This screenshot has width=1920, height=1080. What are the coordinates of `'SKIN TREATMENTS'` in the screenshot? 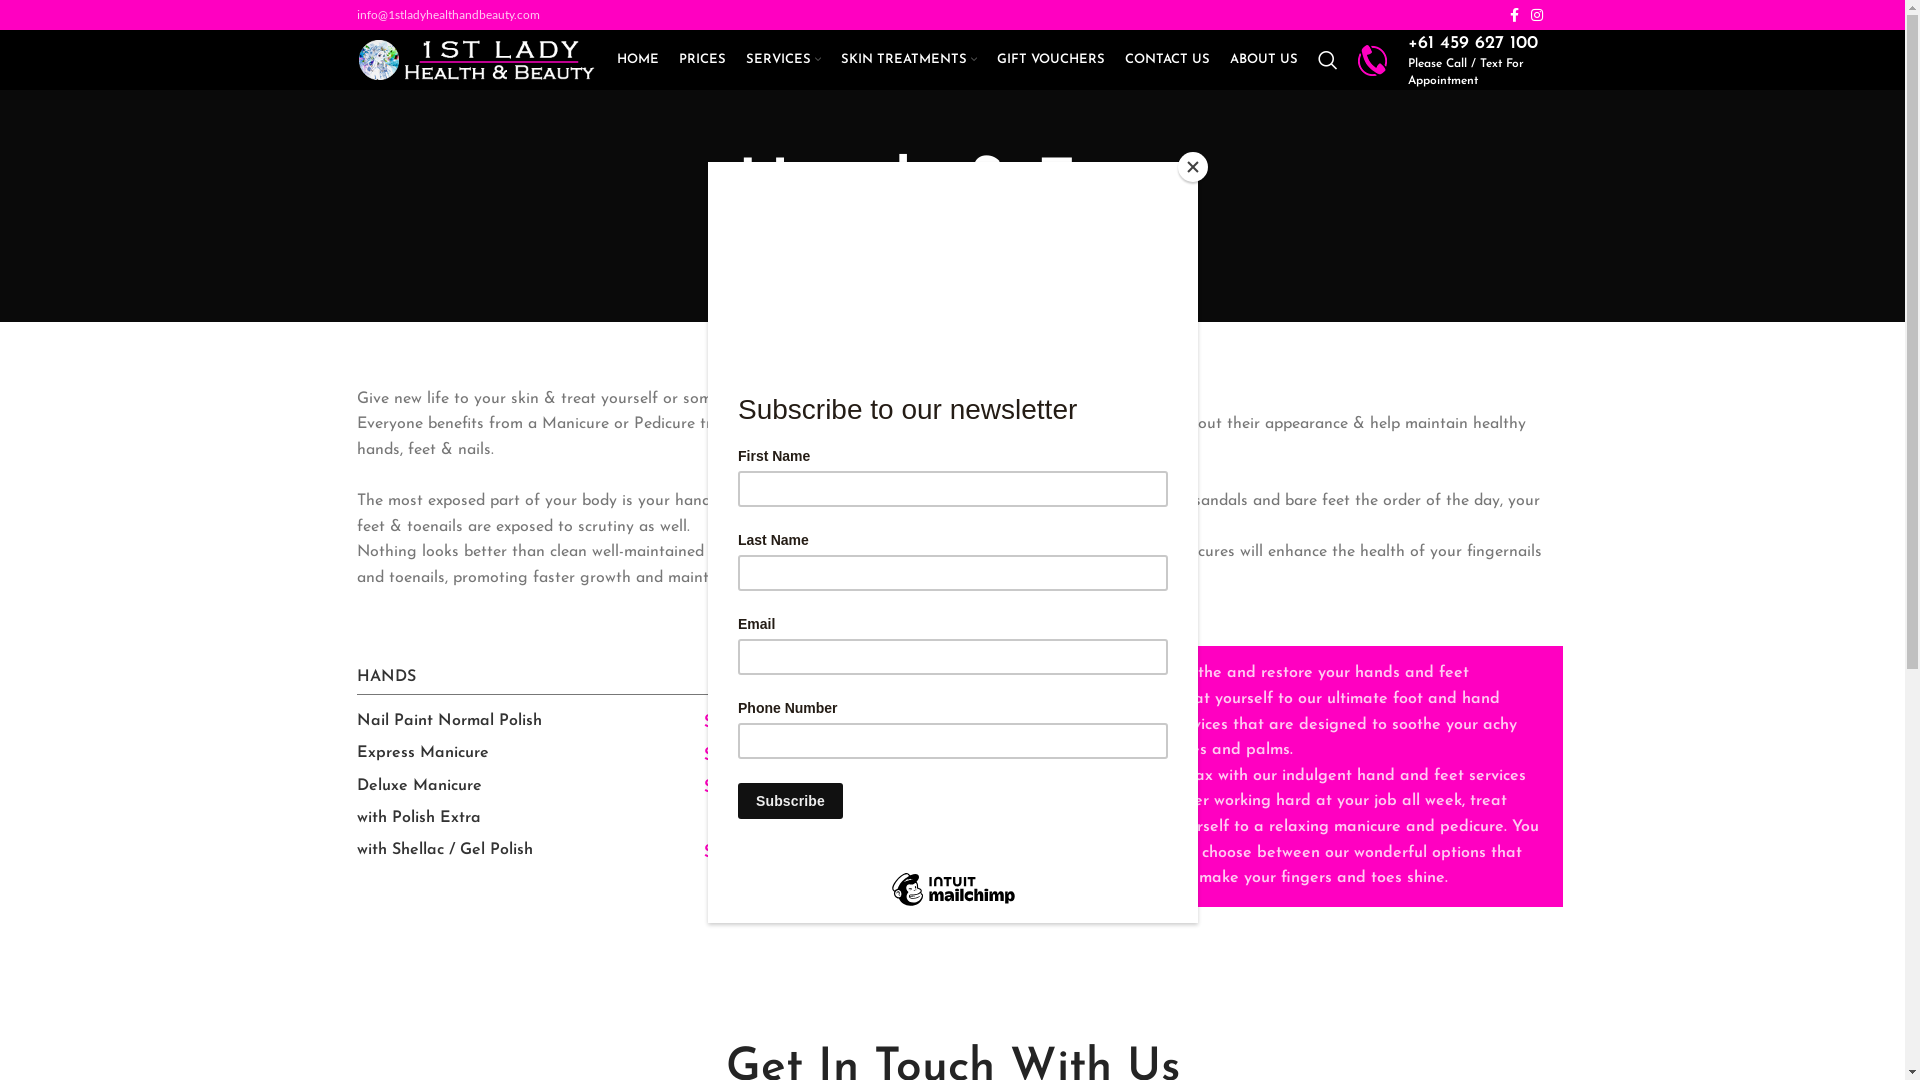 It's located at (906, 59).